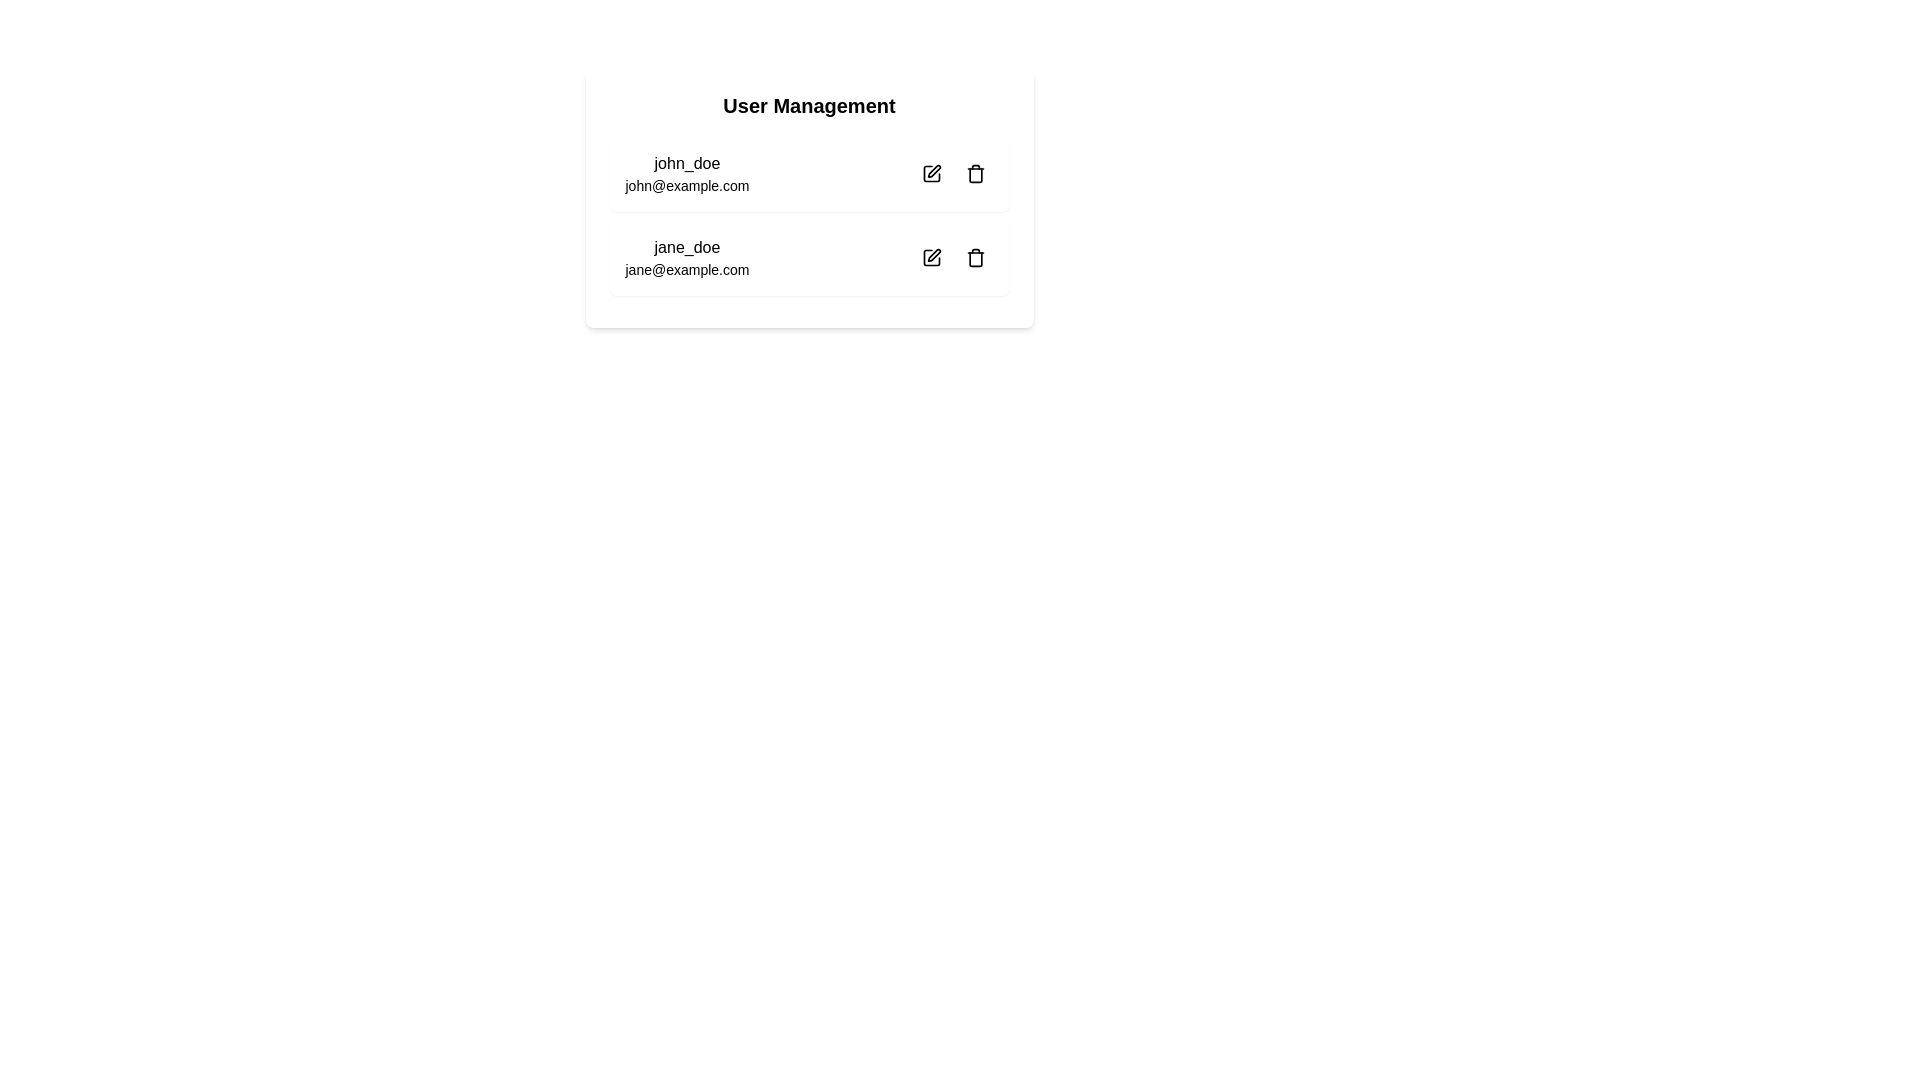  What do you see at coordinates (930, 257) in the screenshot?
I see `the icon button with a pen symbol located next to 'jane_doe' in the user management panel` at bounding box center [930, 257].